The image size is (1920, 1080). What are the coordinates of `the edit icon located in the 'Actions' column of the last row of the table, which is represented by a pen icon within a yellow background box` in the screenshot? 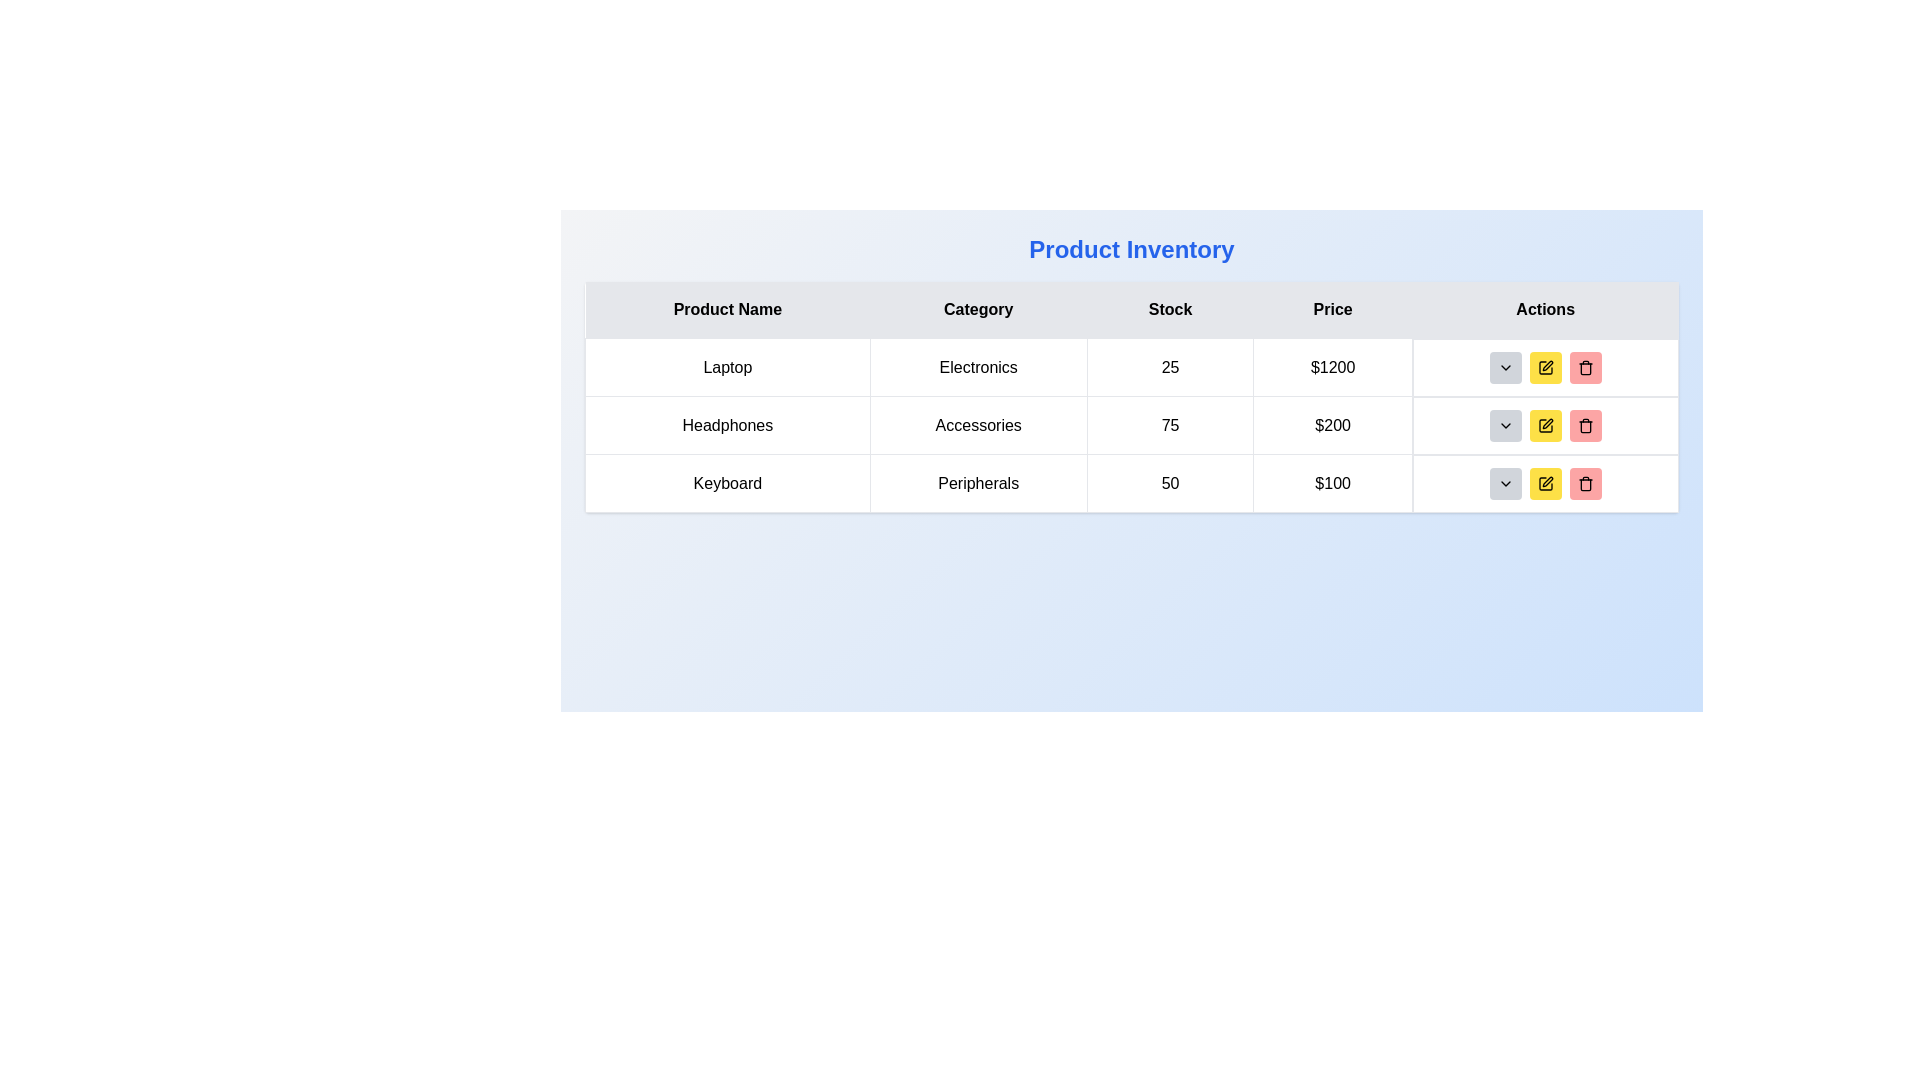 It's located at (1546, 365).